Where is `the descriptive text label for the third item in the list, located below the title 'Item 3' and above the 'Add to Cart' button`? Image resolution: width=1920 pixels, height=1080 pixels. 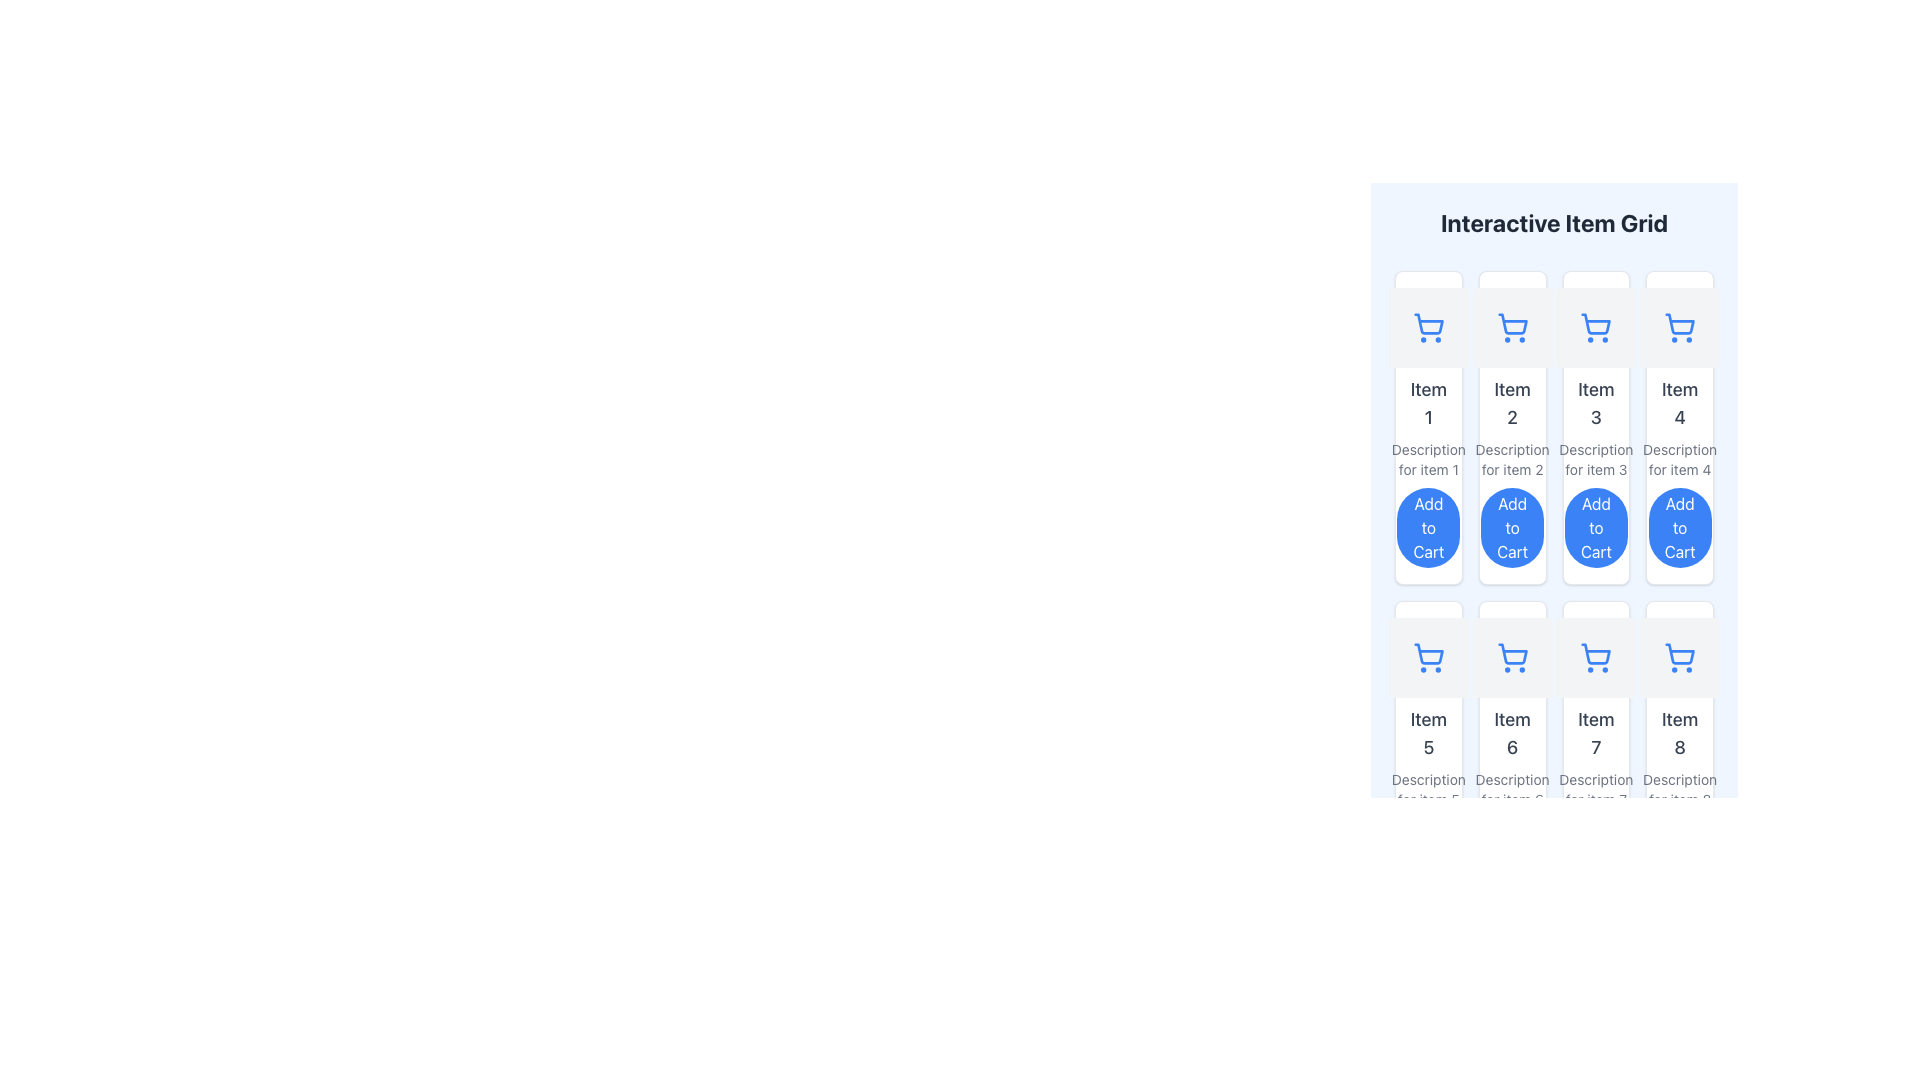
the descriptive text label for the third item in the list, located below the title 'Item 3' and above the 'Add to Cart' button is located at coordinates (1595, 459).